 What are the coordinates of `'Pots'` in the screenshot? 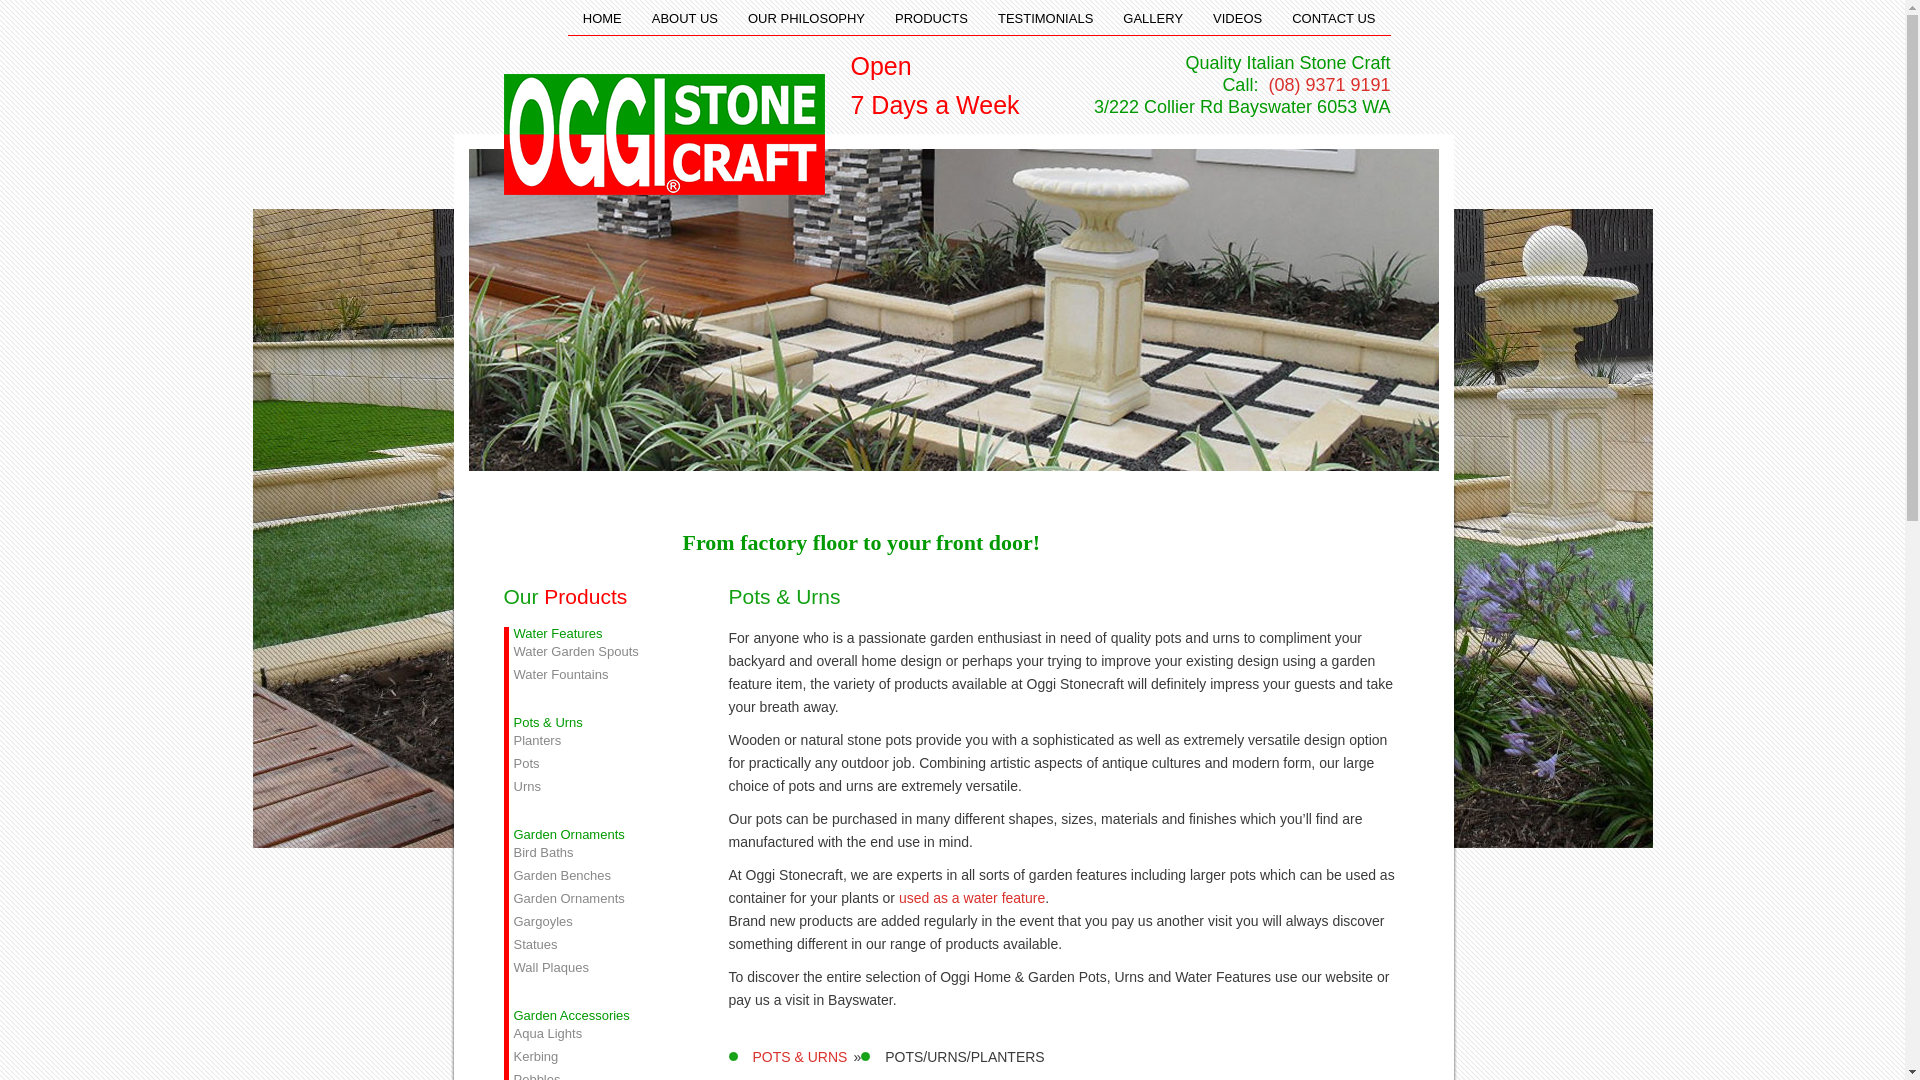 It's located at (595, 763).